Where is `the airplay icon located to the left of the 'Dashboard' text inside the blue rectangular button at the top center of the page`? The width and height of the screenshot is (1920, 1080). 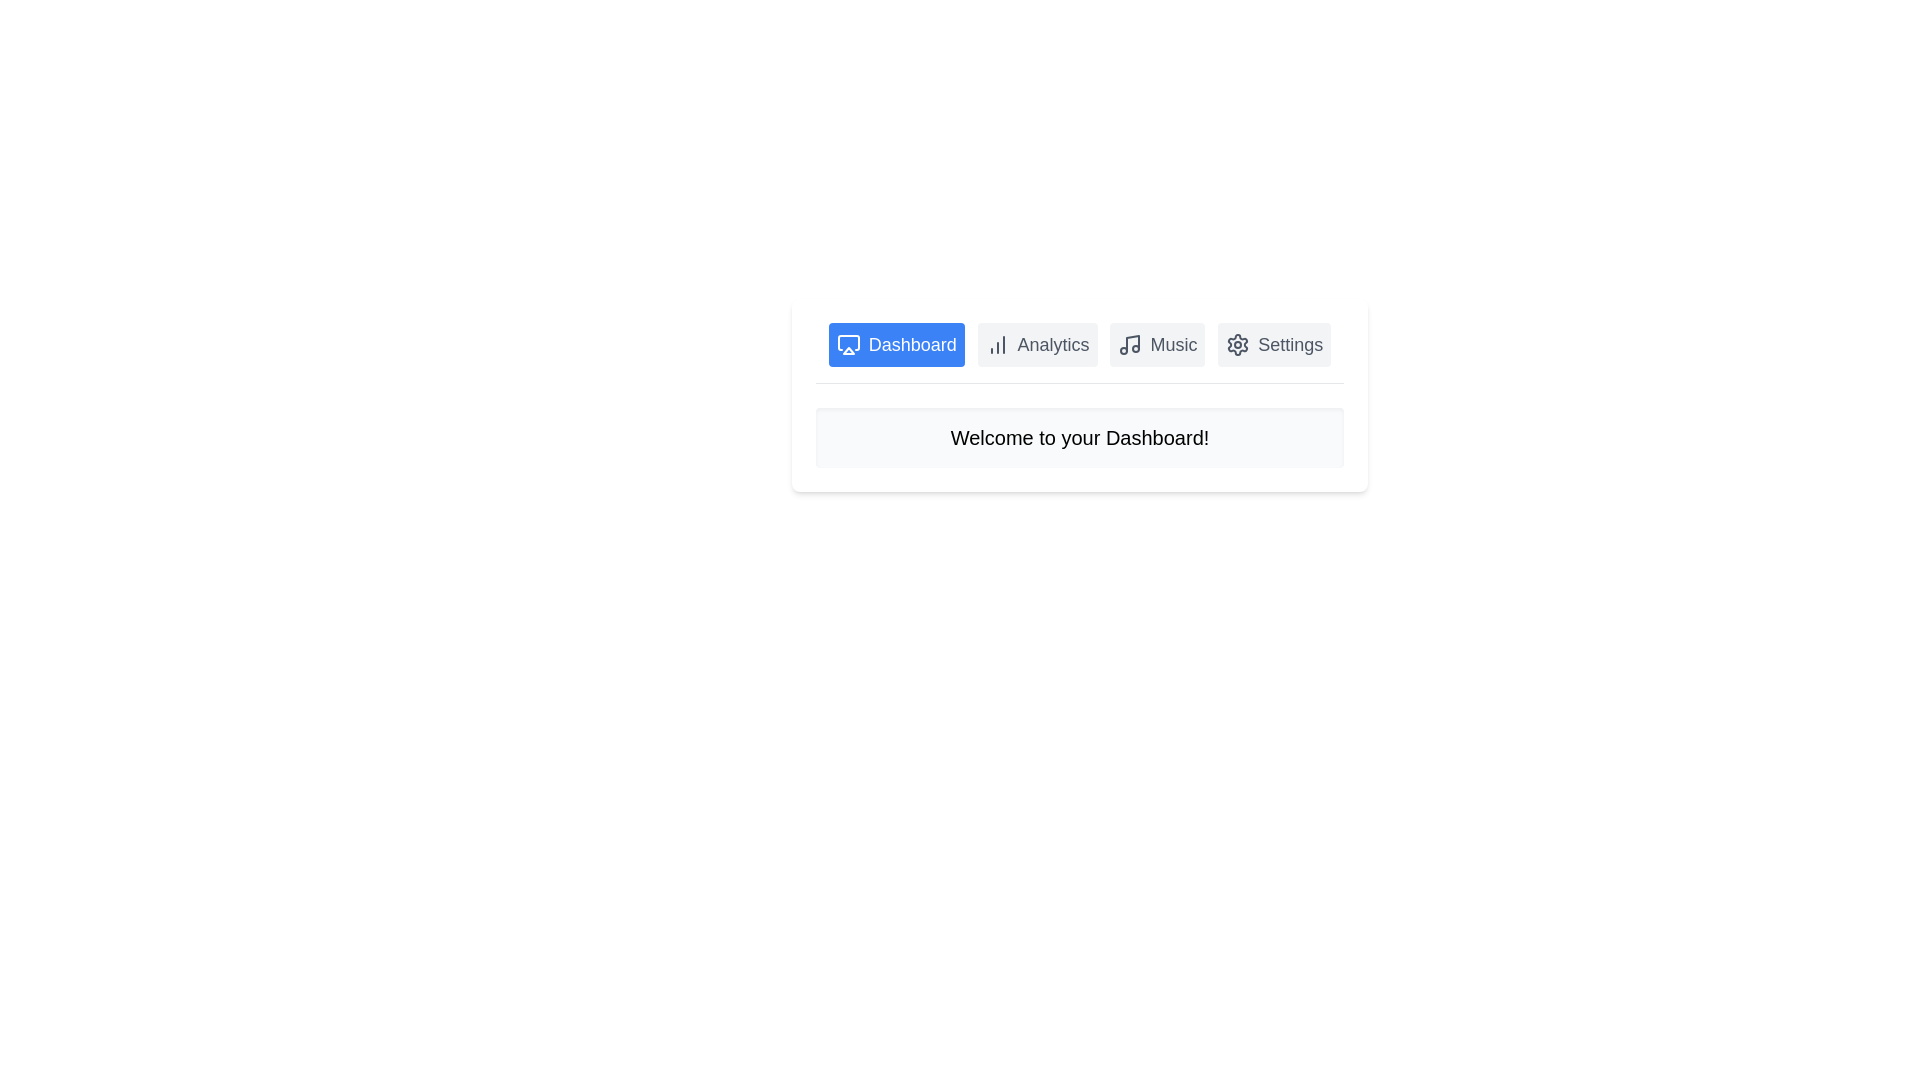
the airplay icon located to the left of the 'Dashboard' text inside the blue rectangular button at the top center of the page is located at coordinates (848, 343).